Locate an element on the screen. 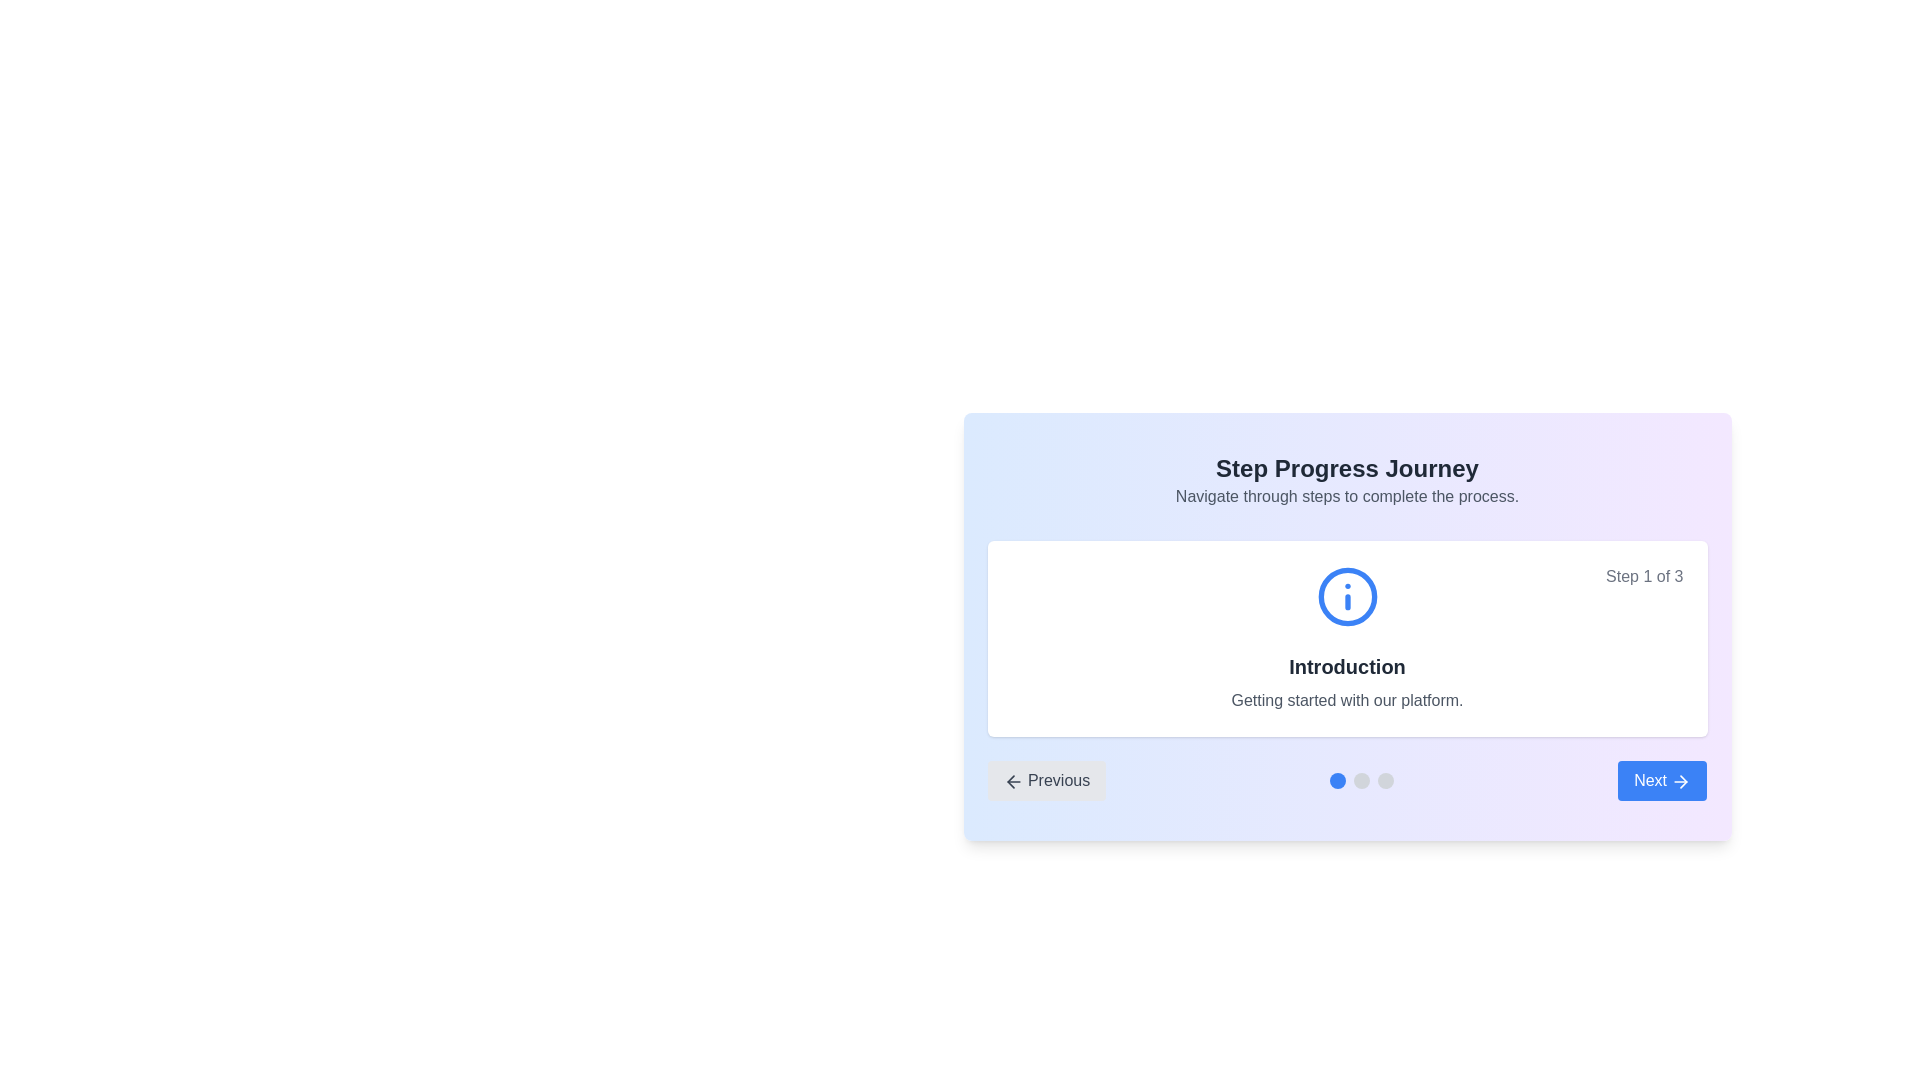 The width and height of the screenshot is (1920, 1080). the arrow icon located within the 'Next' button at the bottom-right area of the interactive card is located at coordinates (1680, 780).